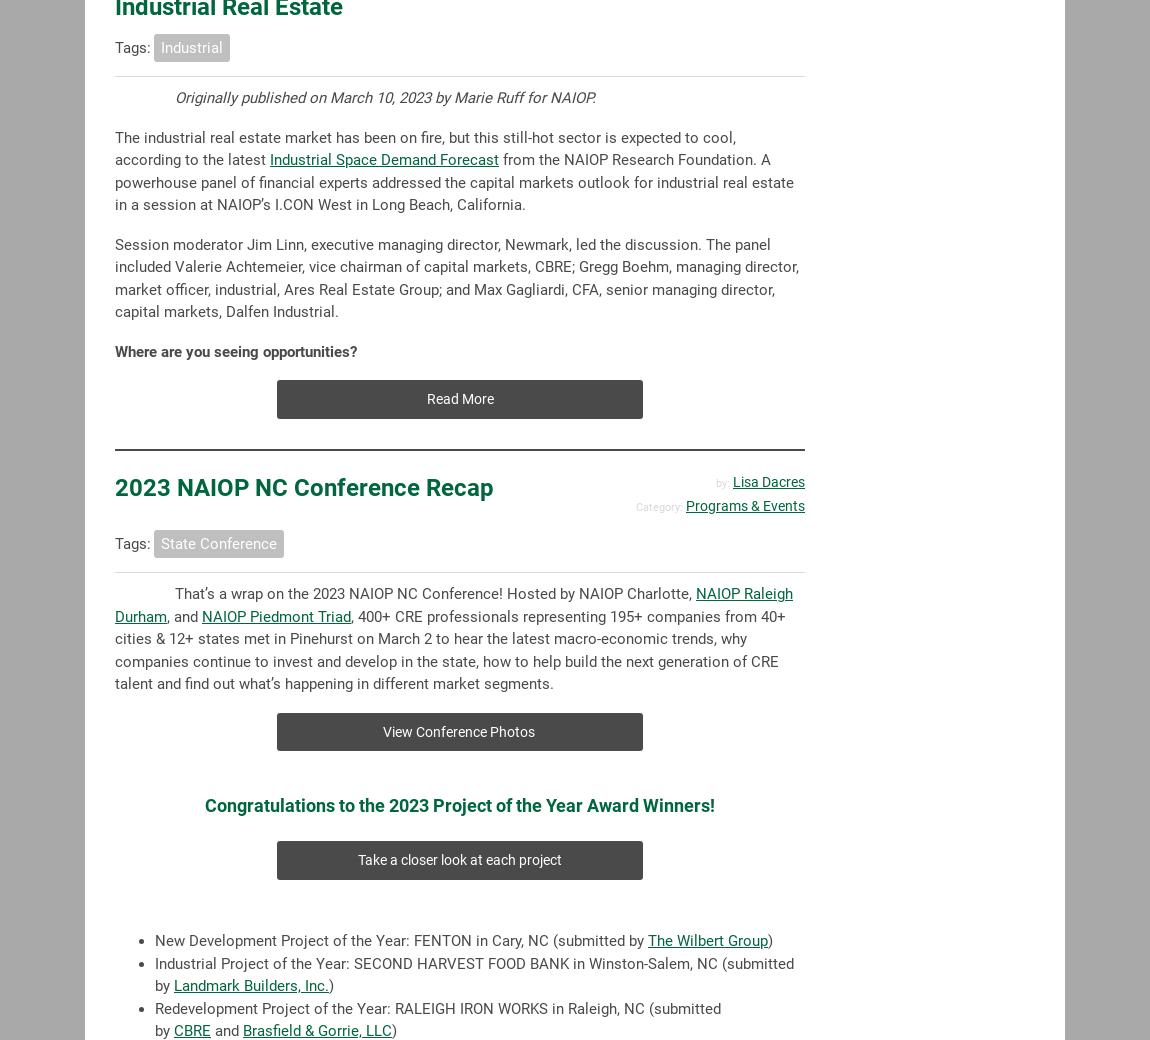  I want to click on 'Programs & Events', so click(744, 505).